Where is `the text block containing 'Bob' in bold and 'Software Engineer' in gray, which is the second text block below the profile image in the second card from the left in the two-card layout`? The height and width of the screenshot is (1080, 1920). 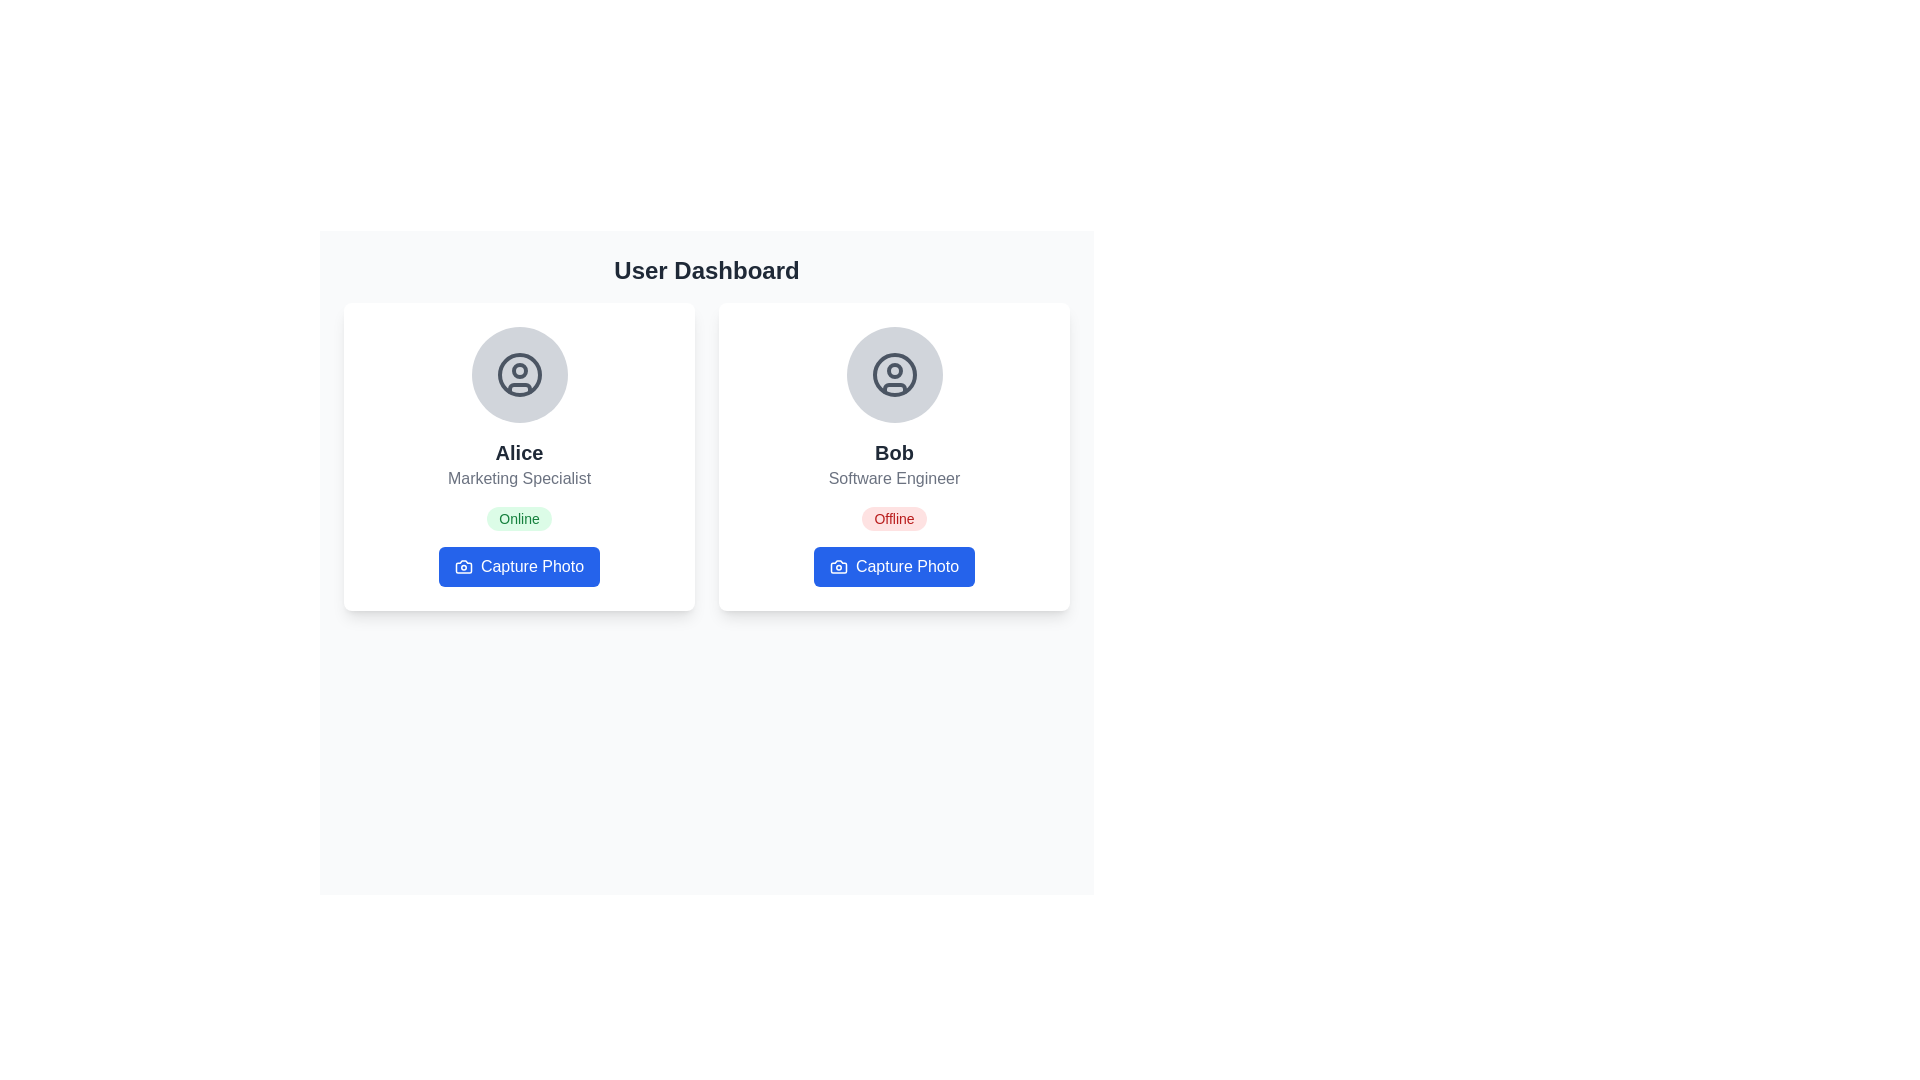 the text block containing 'Bob' in bold and 'Software Engineer' in gray, which is the second text block below the profile image in the second card from the left in the two-card layout is located at coordinates (893, 465).